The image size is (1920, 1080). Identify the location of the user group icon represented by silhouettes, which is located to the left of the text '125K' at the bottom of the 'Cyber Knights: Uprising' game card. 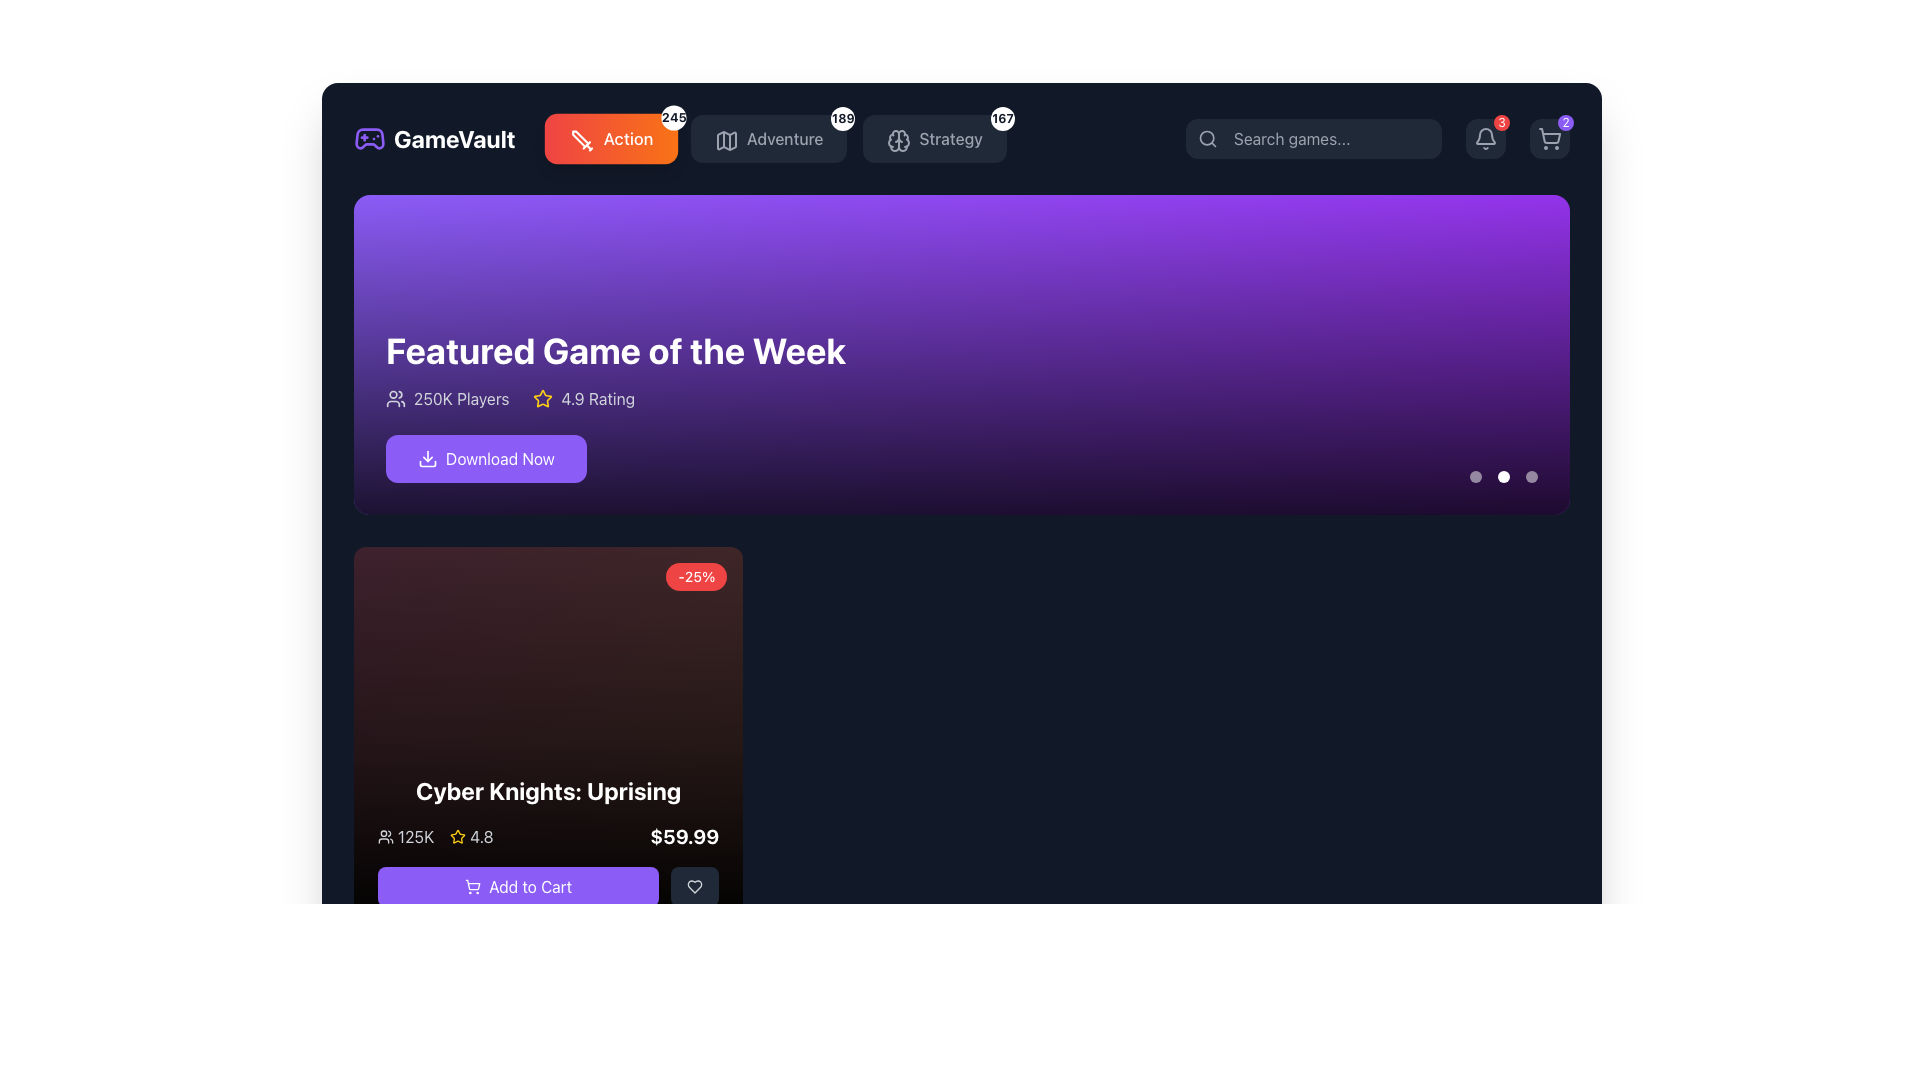
(385, 837).